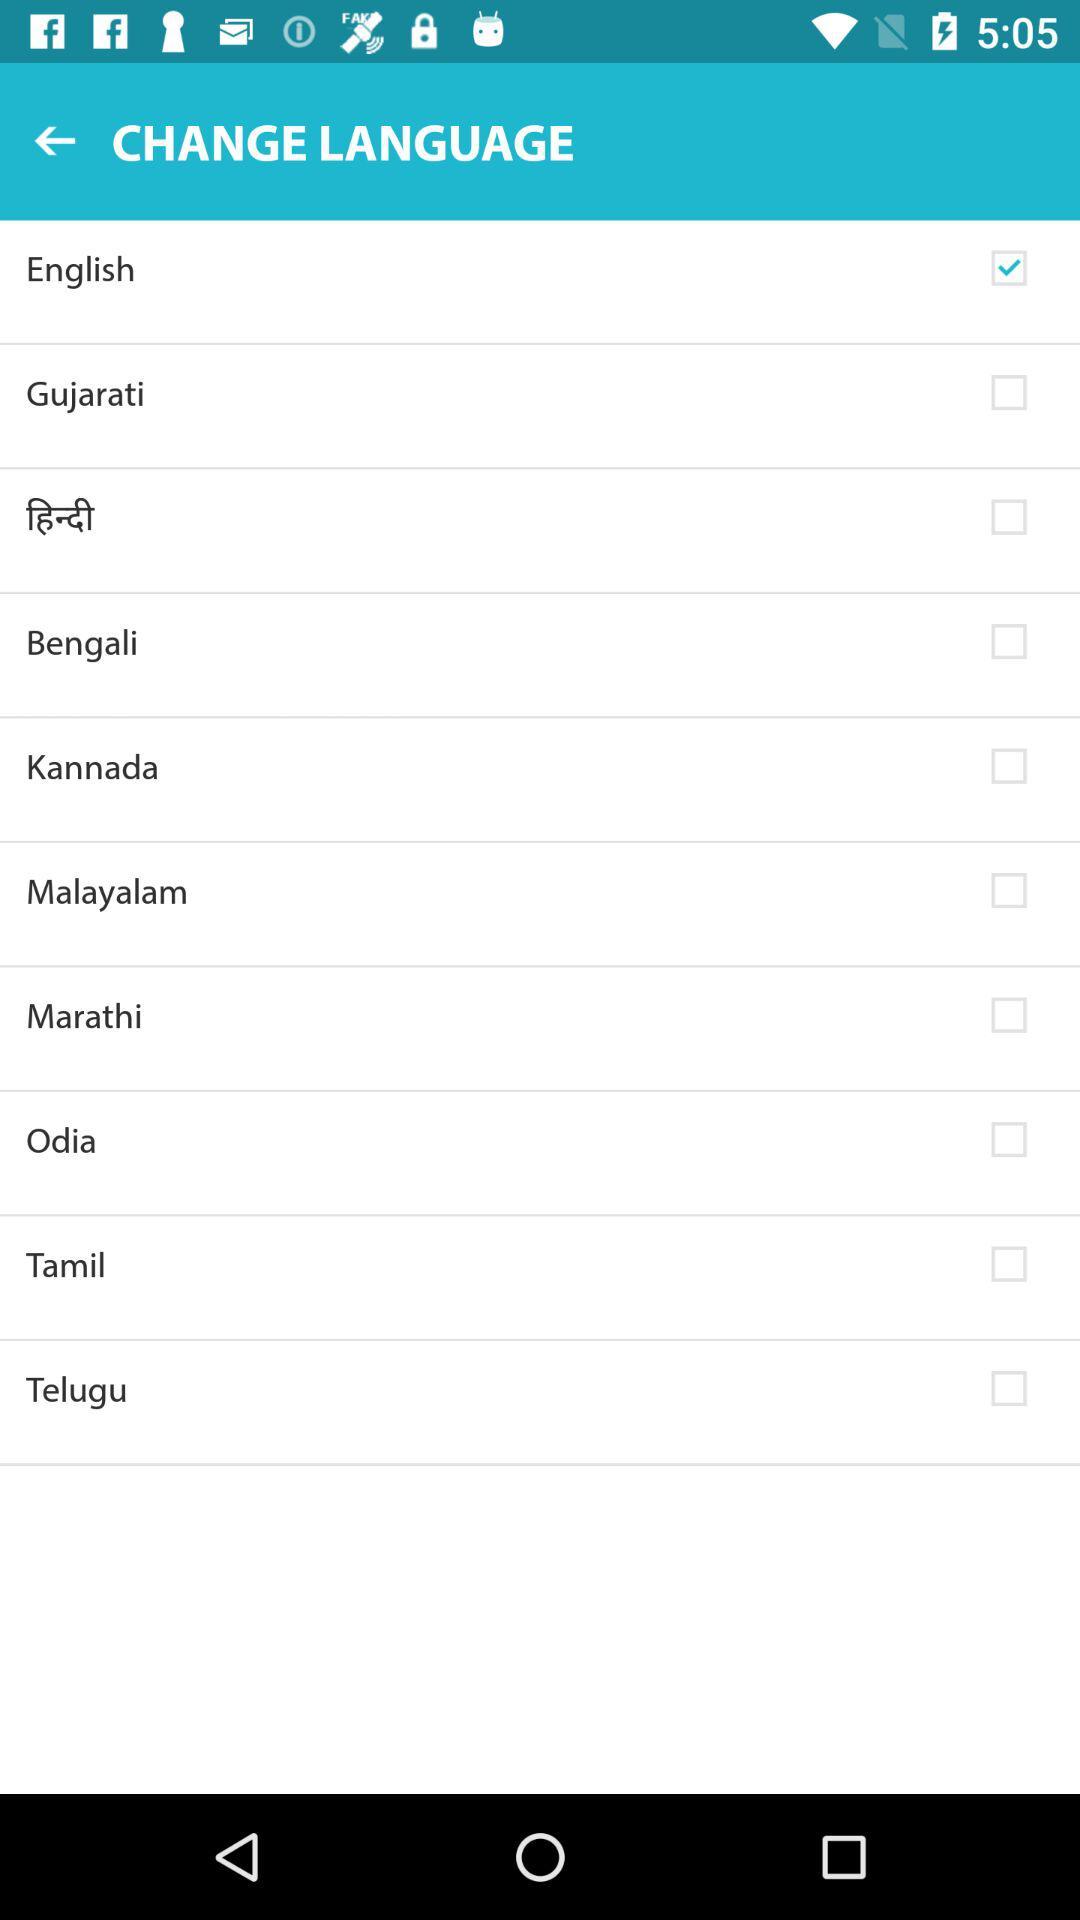  I want to click on marathi, so click(495, 1015).